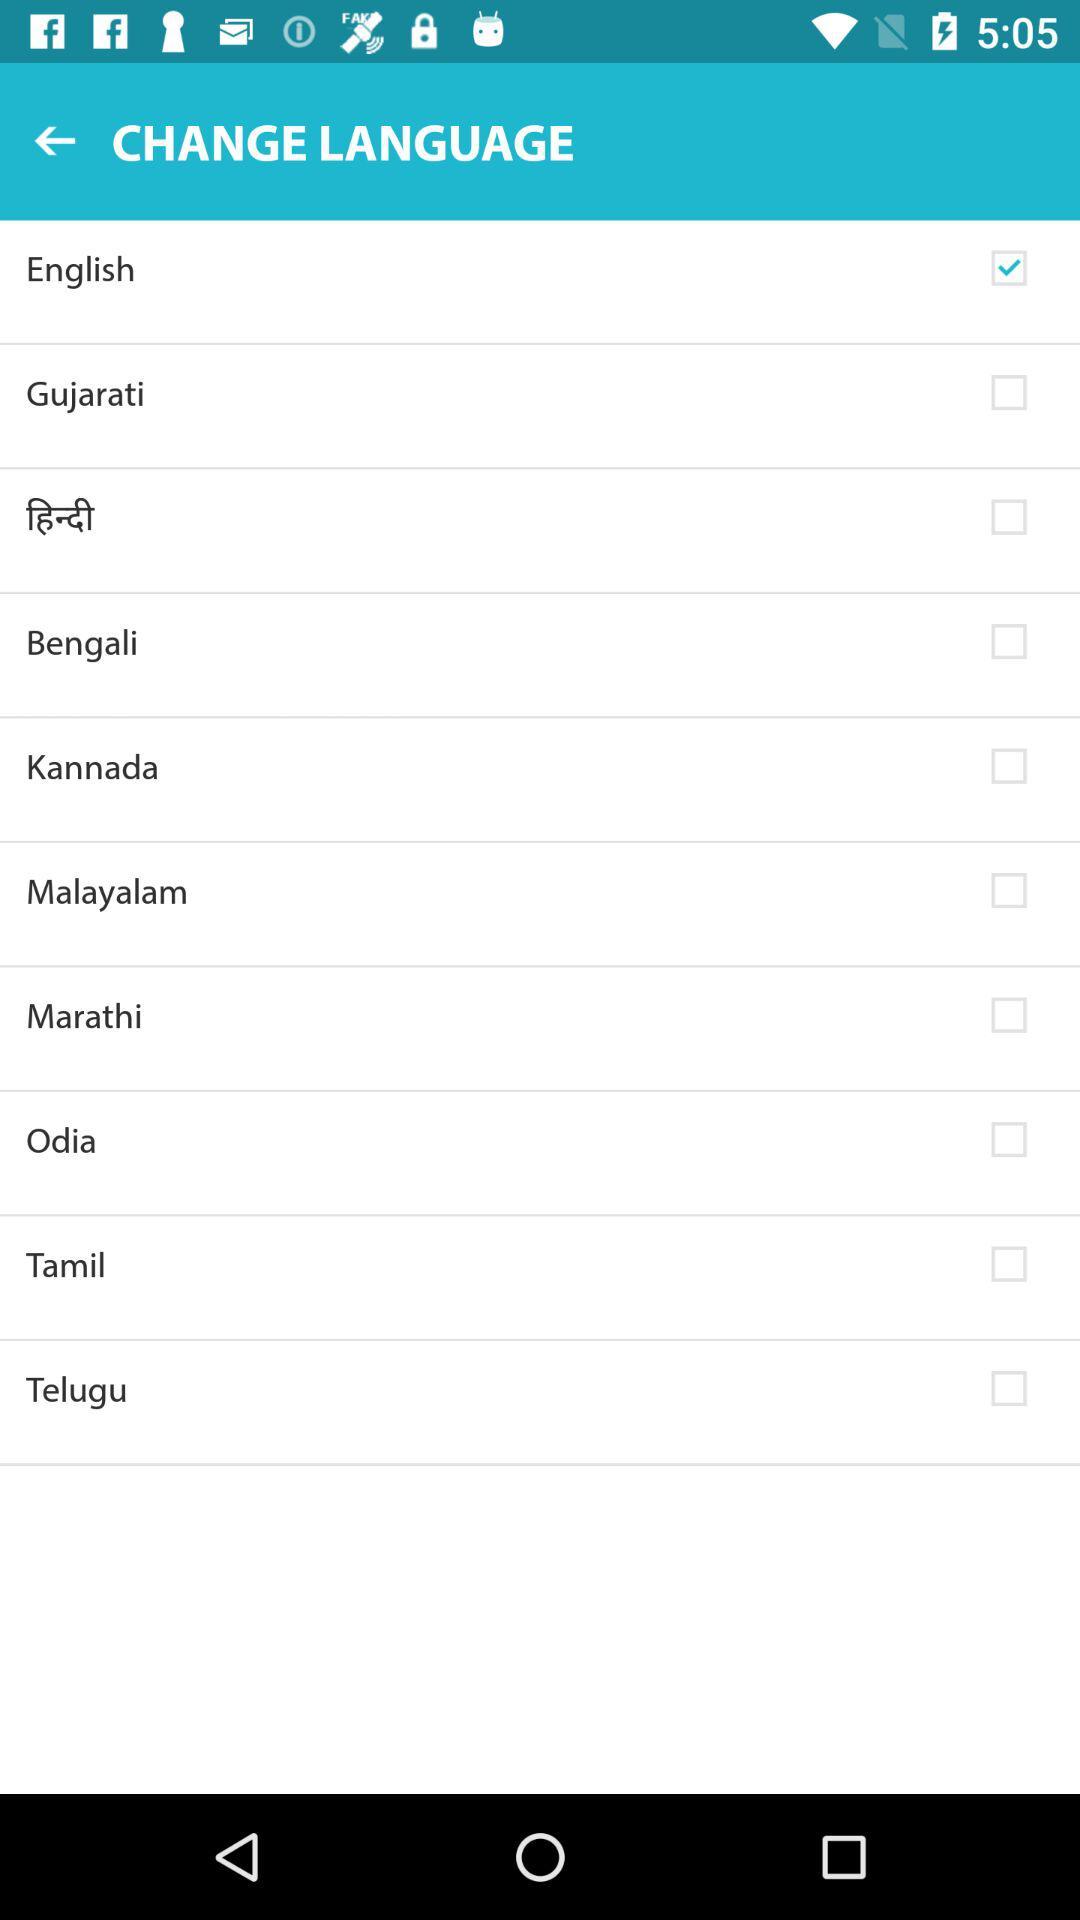  I want to click on marathi, so click(495, 1015).